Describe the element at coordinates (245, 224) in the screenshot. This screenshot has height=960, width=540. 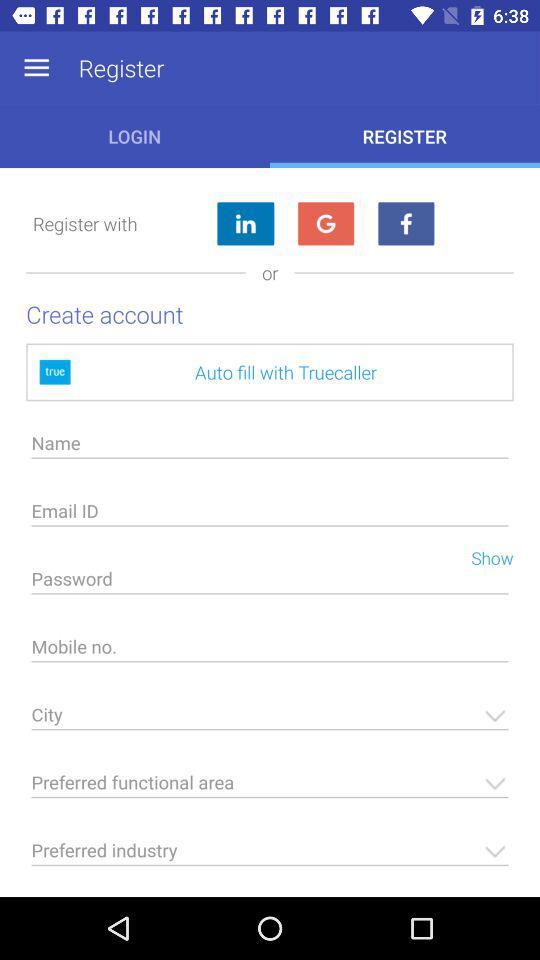
I see `because back devicer` at that location.